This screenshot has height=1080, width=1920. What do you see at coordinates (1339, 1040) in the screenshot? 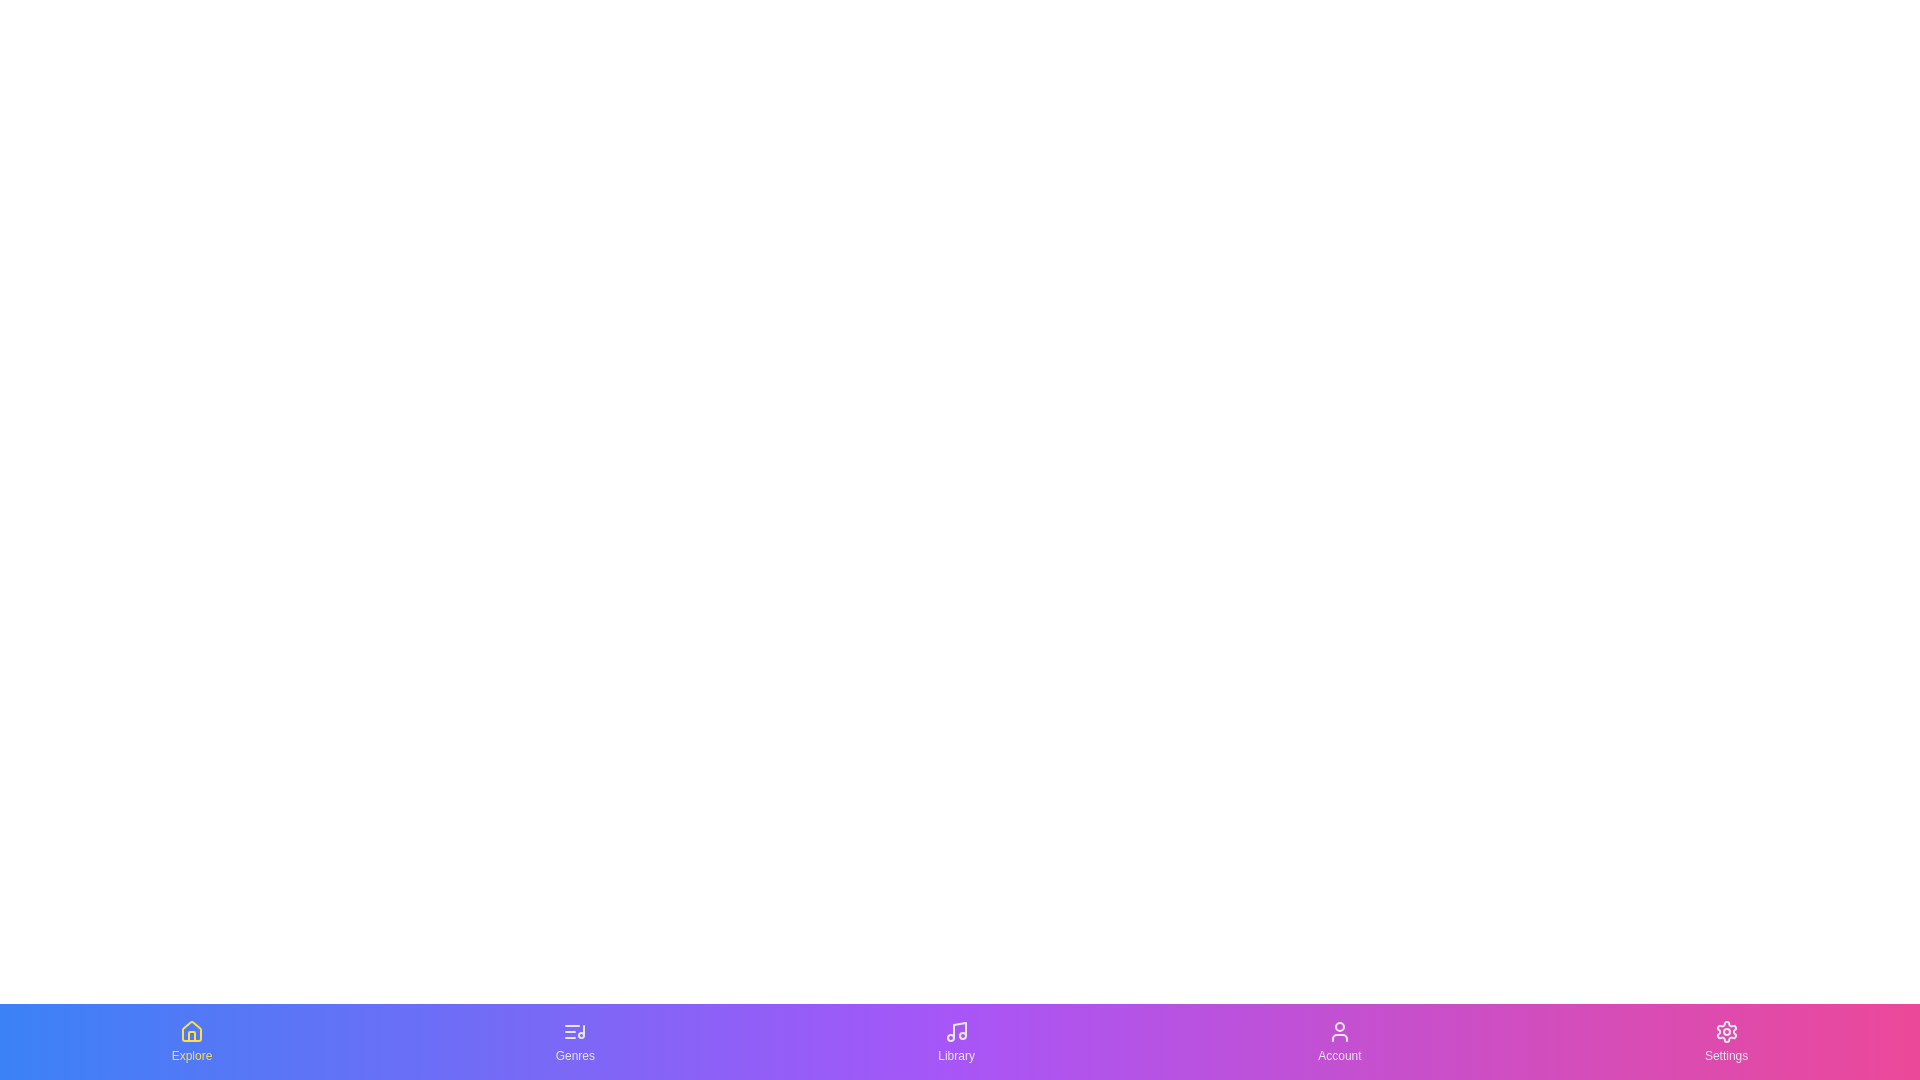
I see `the Account tab to observe the hover effect` at bounding box center [1339, 1040].